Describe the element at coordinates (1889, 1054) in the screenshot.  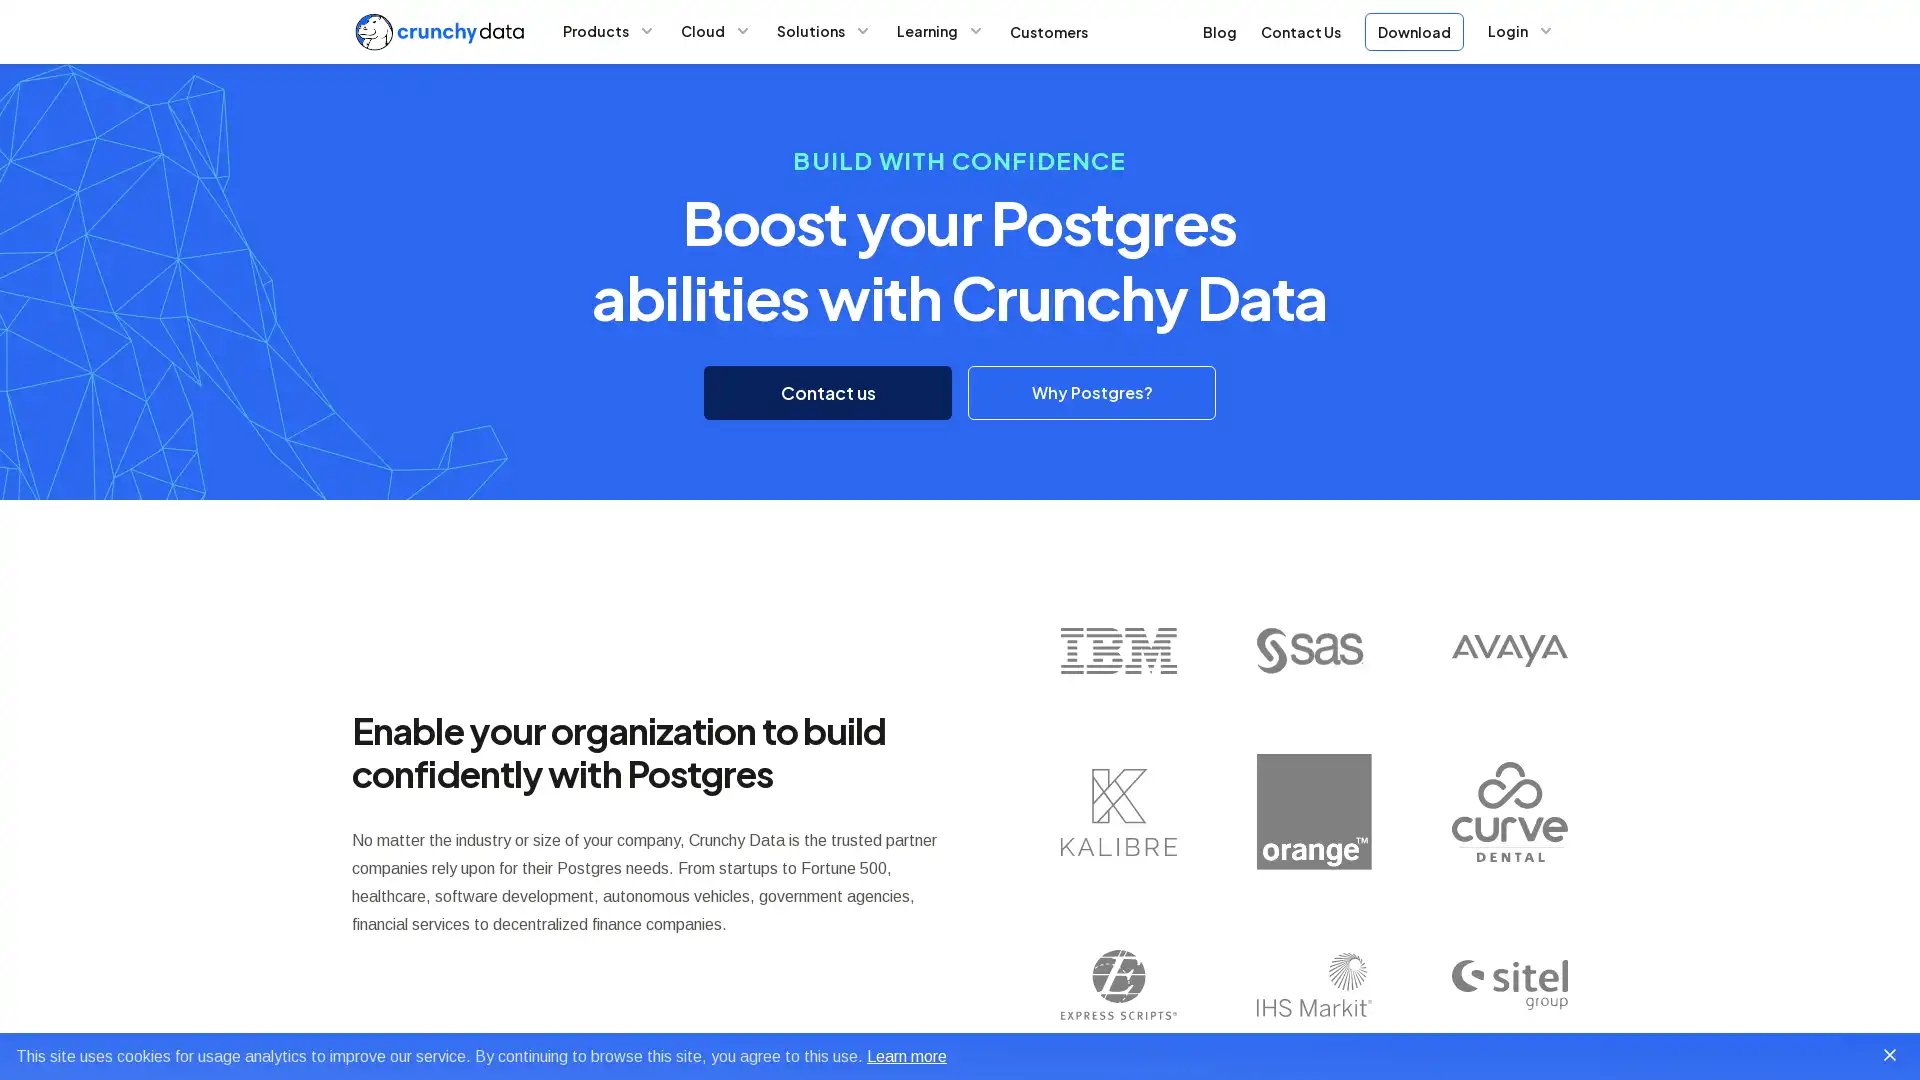
I see `Close` at that location.